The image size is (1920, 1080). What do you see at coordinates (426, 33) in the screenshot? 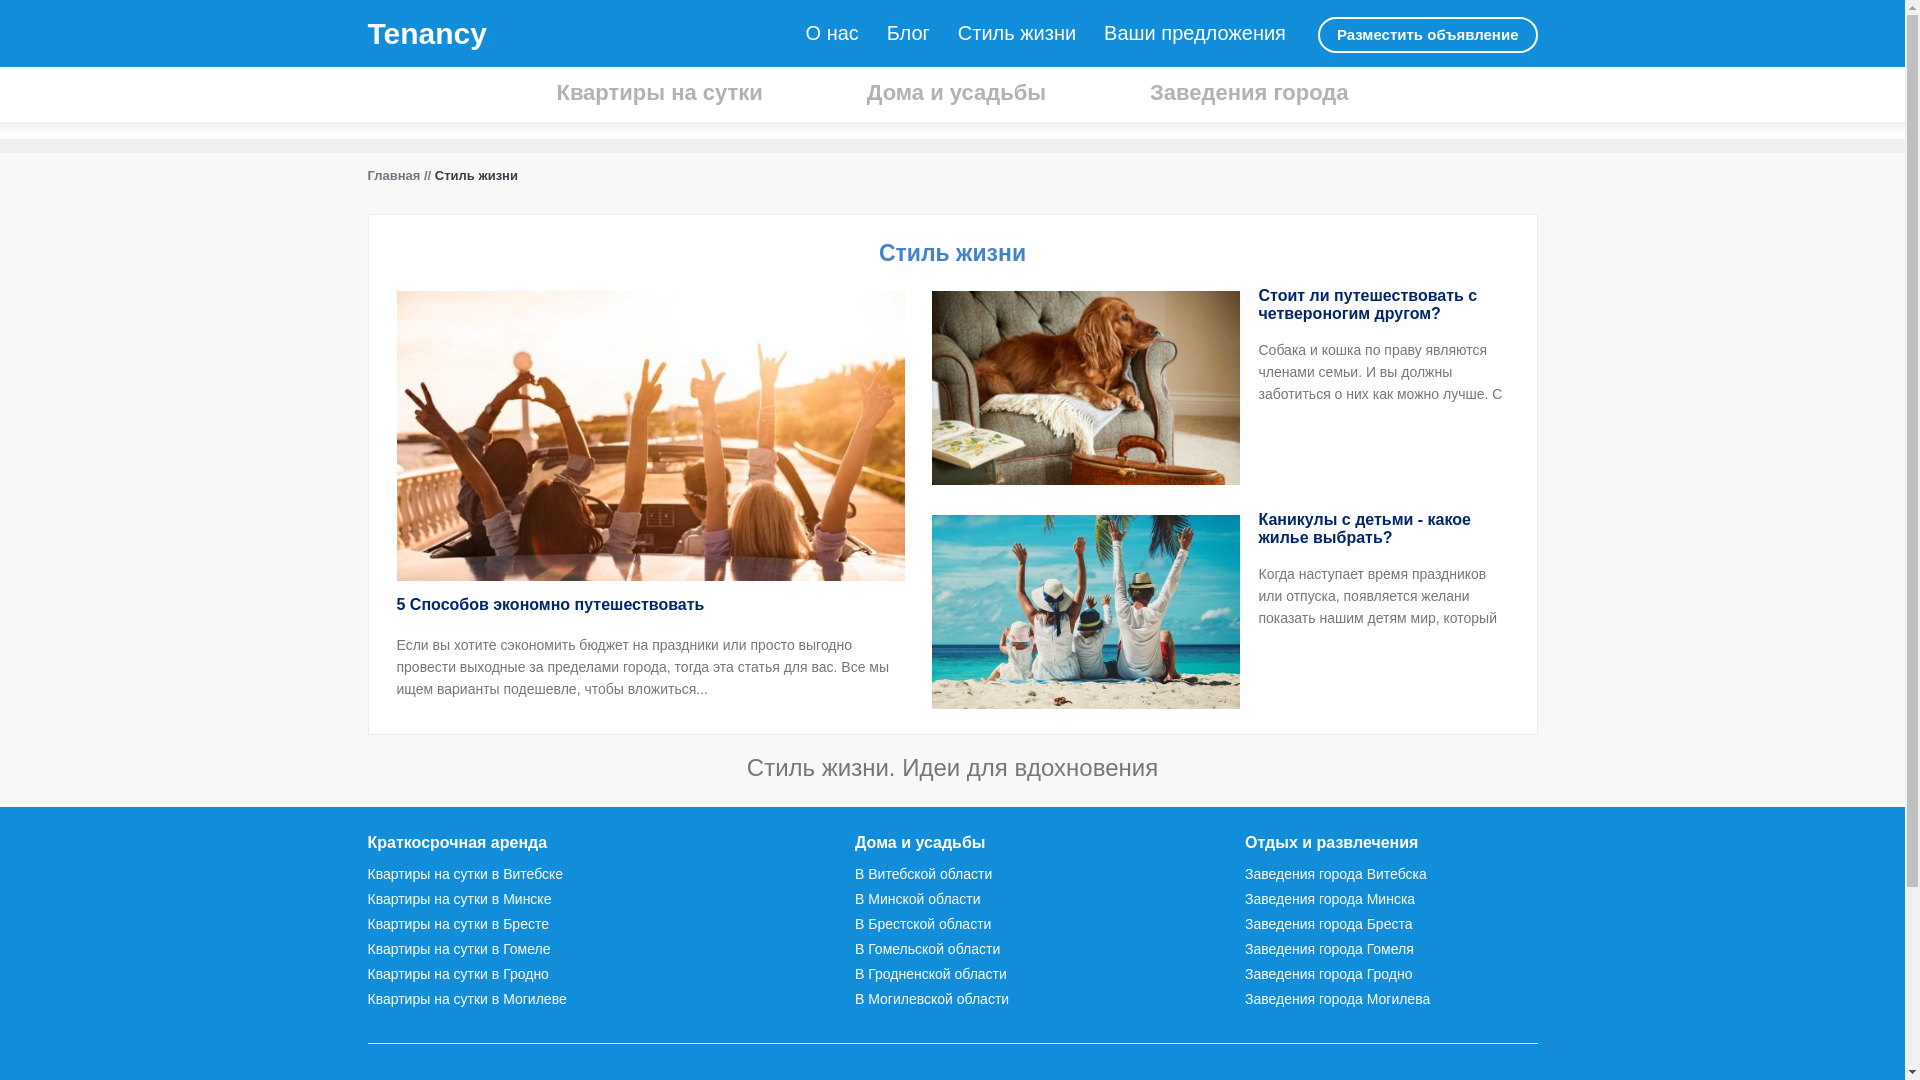
I see `'Tenancy'` at bounding box center [426, 33].